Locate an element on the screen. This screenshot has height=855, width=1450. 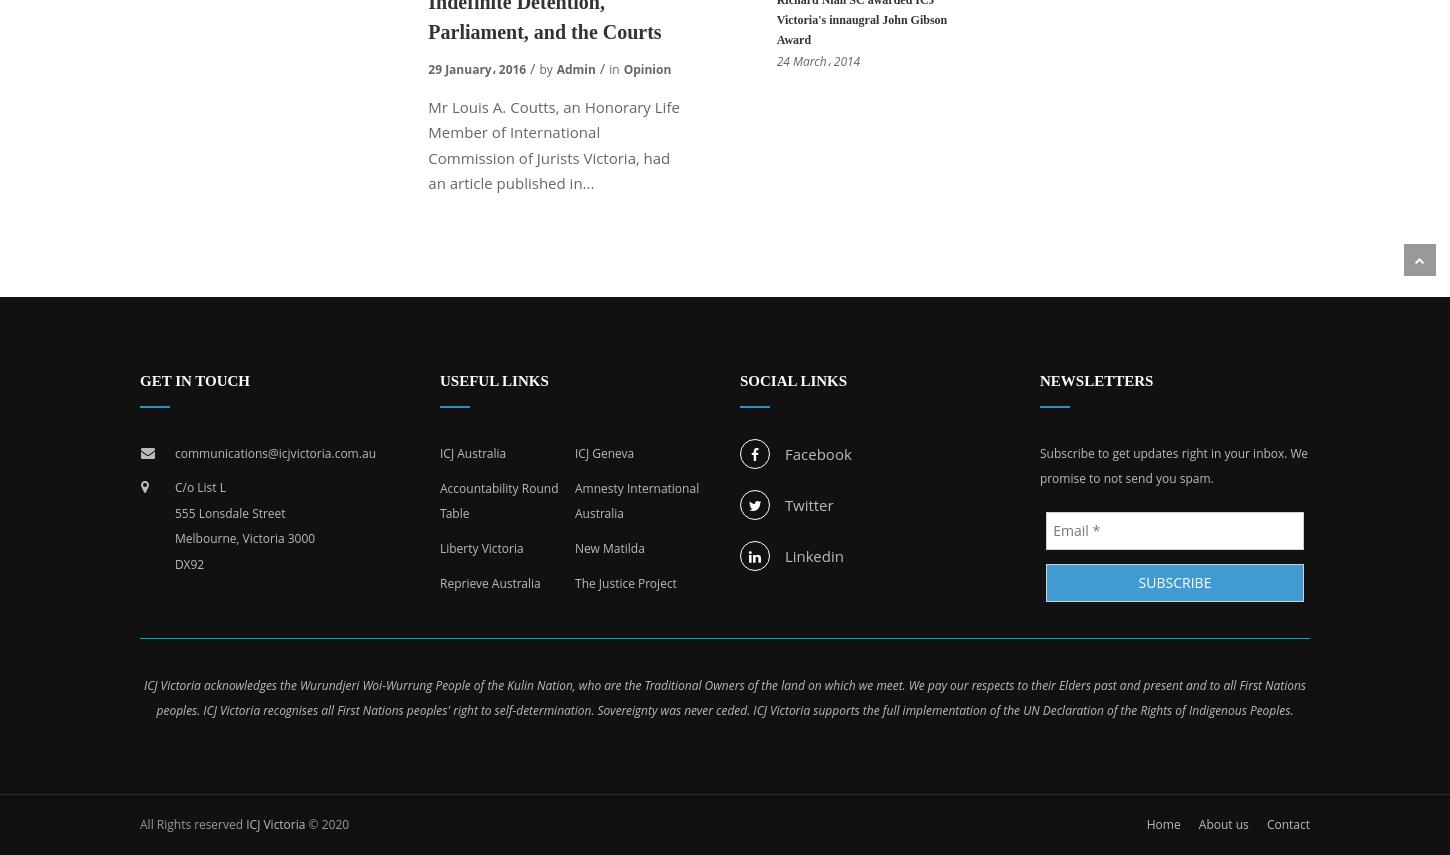
'Contact' is located at coordinates (1287, 822).